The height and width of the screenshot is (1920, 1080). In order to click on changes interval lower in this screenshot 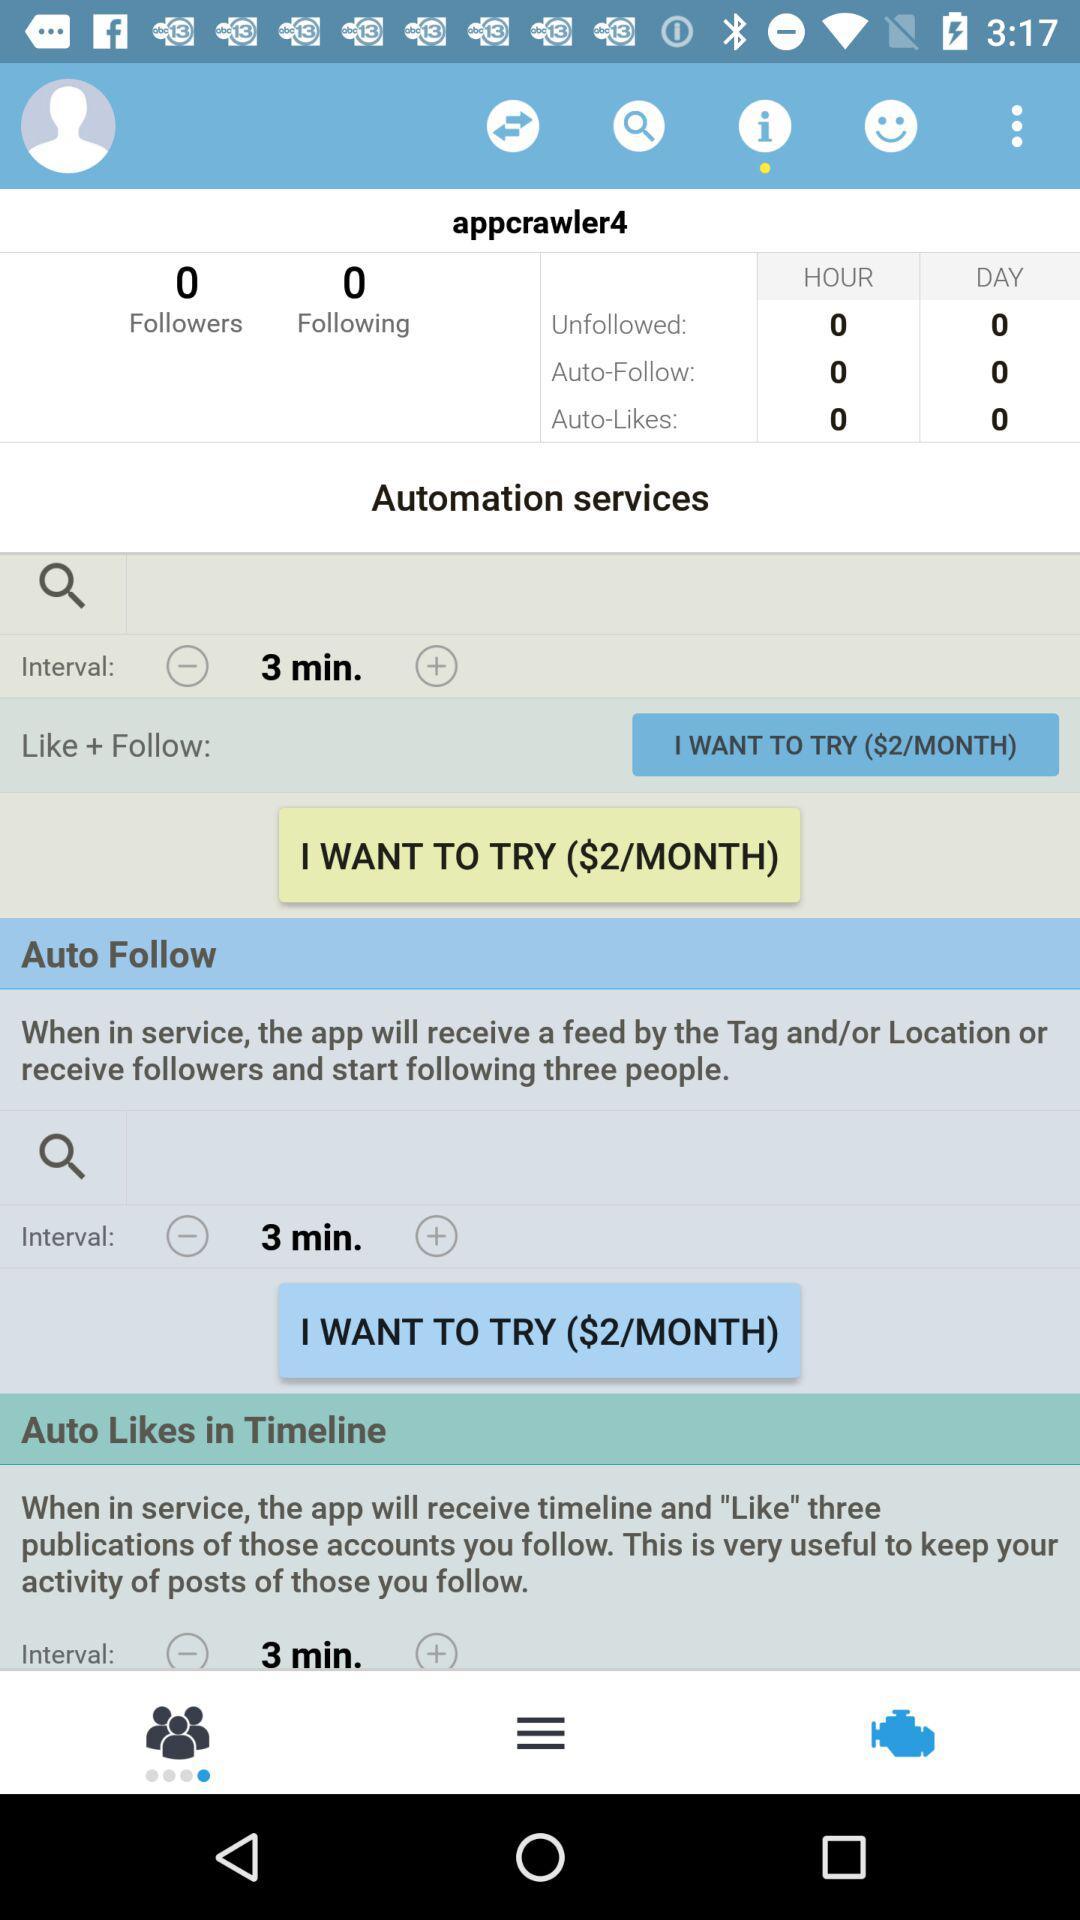, I will do `click(187, 1235)`.